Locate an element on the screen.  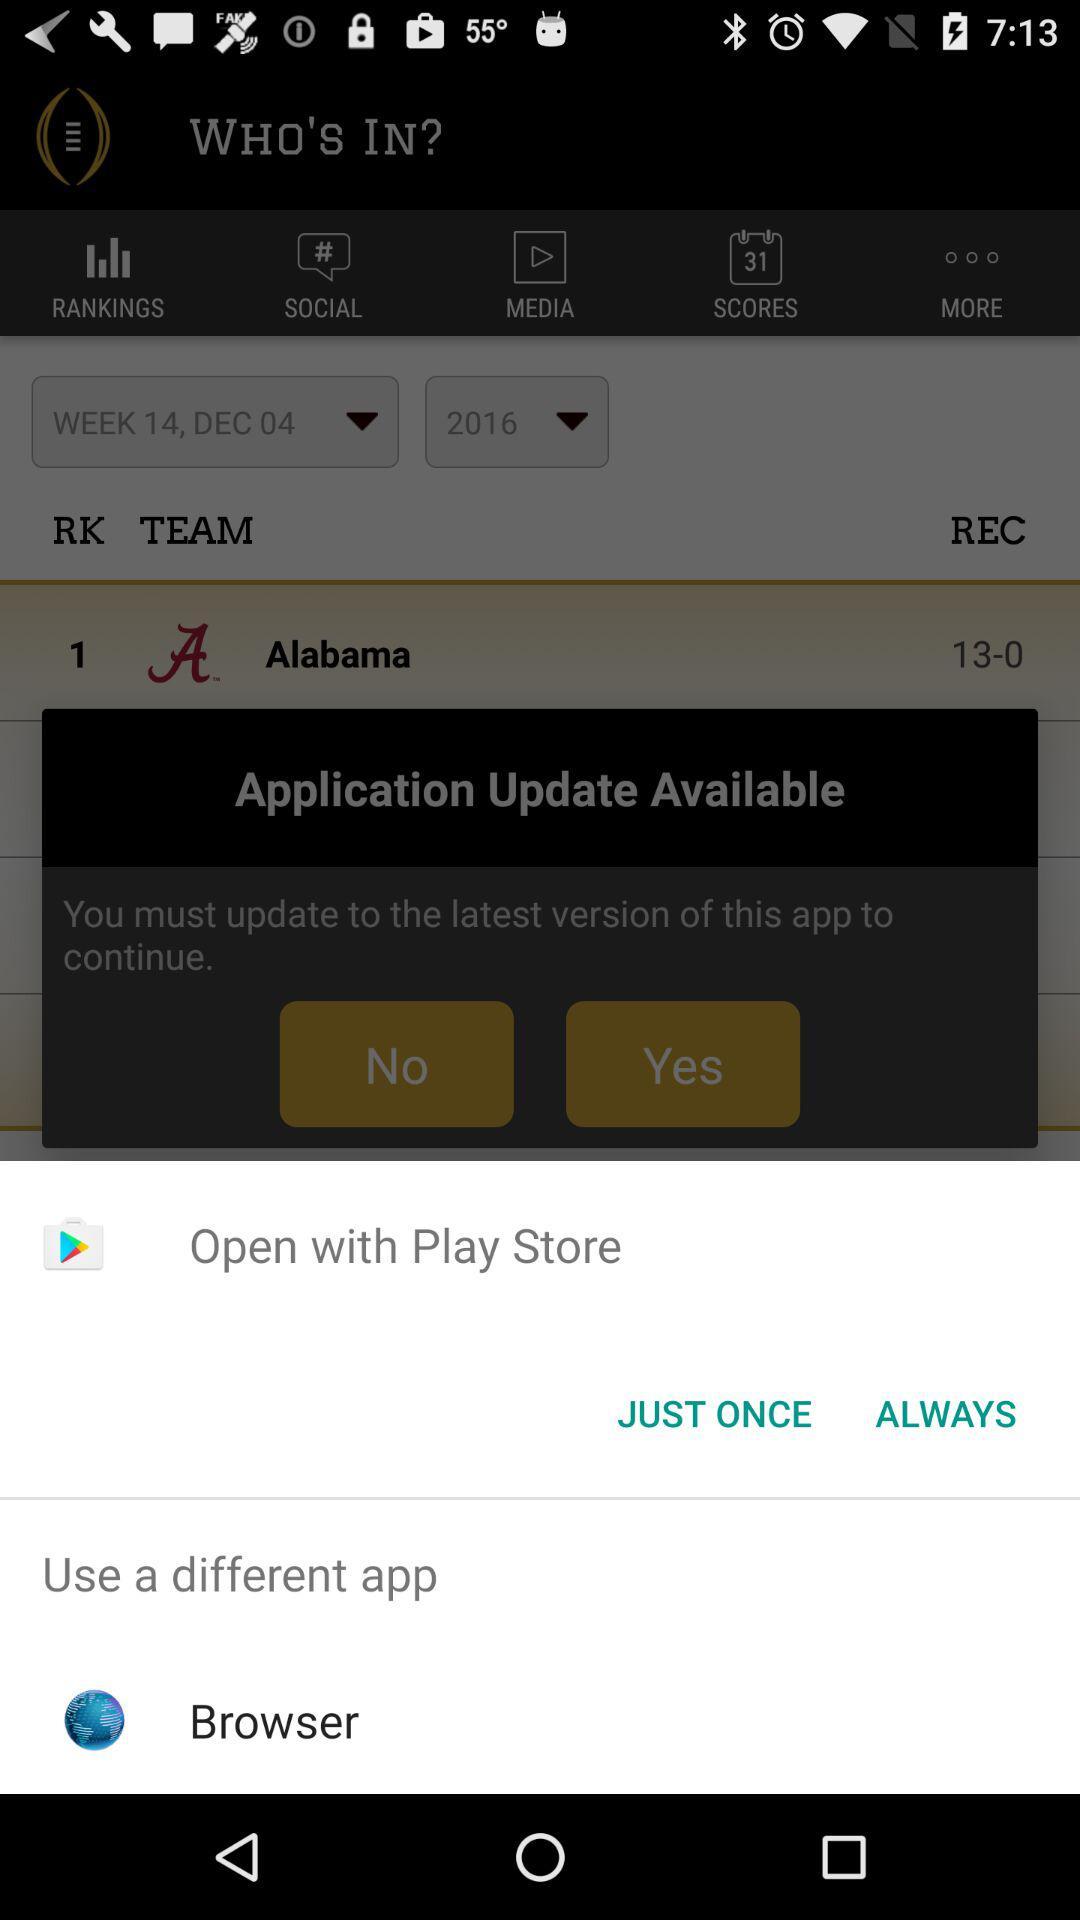
the icon to the right of the just once item is located at coordinates (945, 1411).